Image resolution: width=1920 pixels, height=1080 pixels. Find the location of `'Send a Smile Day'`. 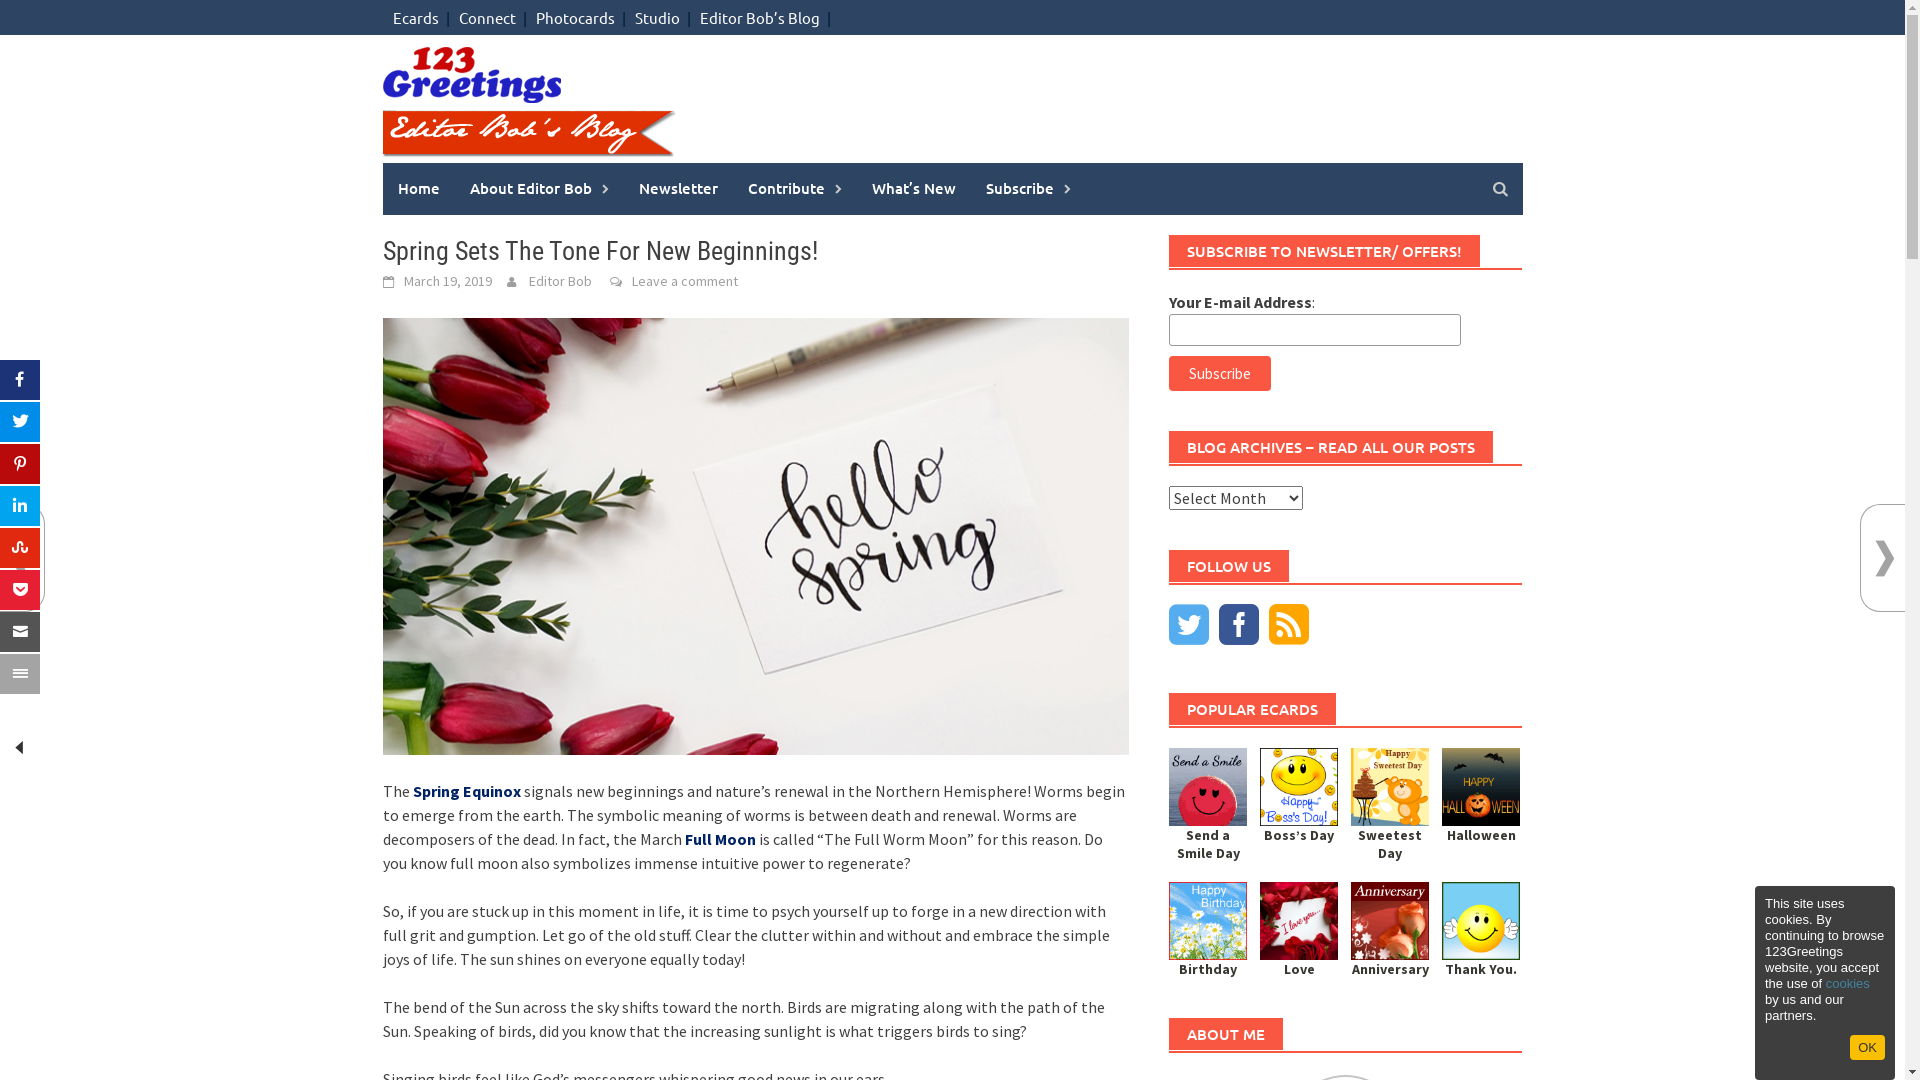

'Send a Smile Day' is located at coordinates (1207, 844).